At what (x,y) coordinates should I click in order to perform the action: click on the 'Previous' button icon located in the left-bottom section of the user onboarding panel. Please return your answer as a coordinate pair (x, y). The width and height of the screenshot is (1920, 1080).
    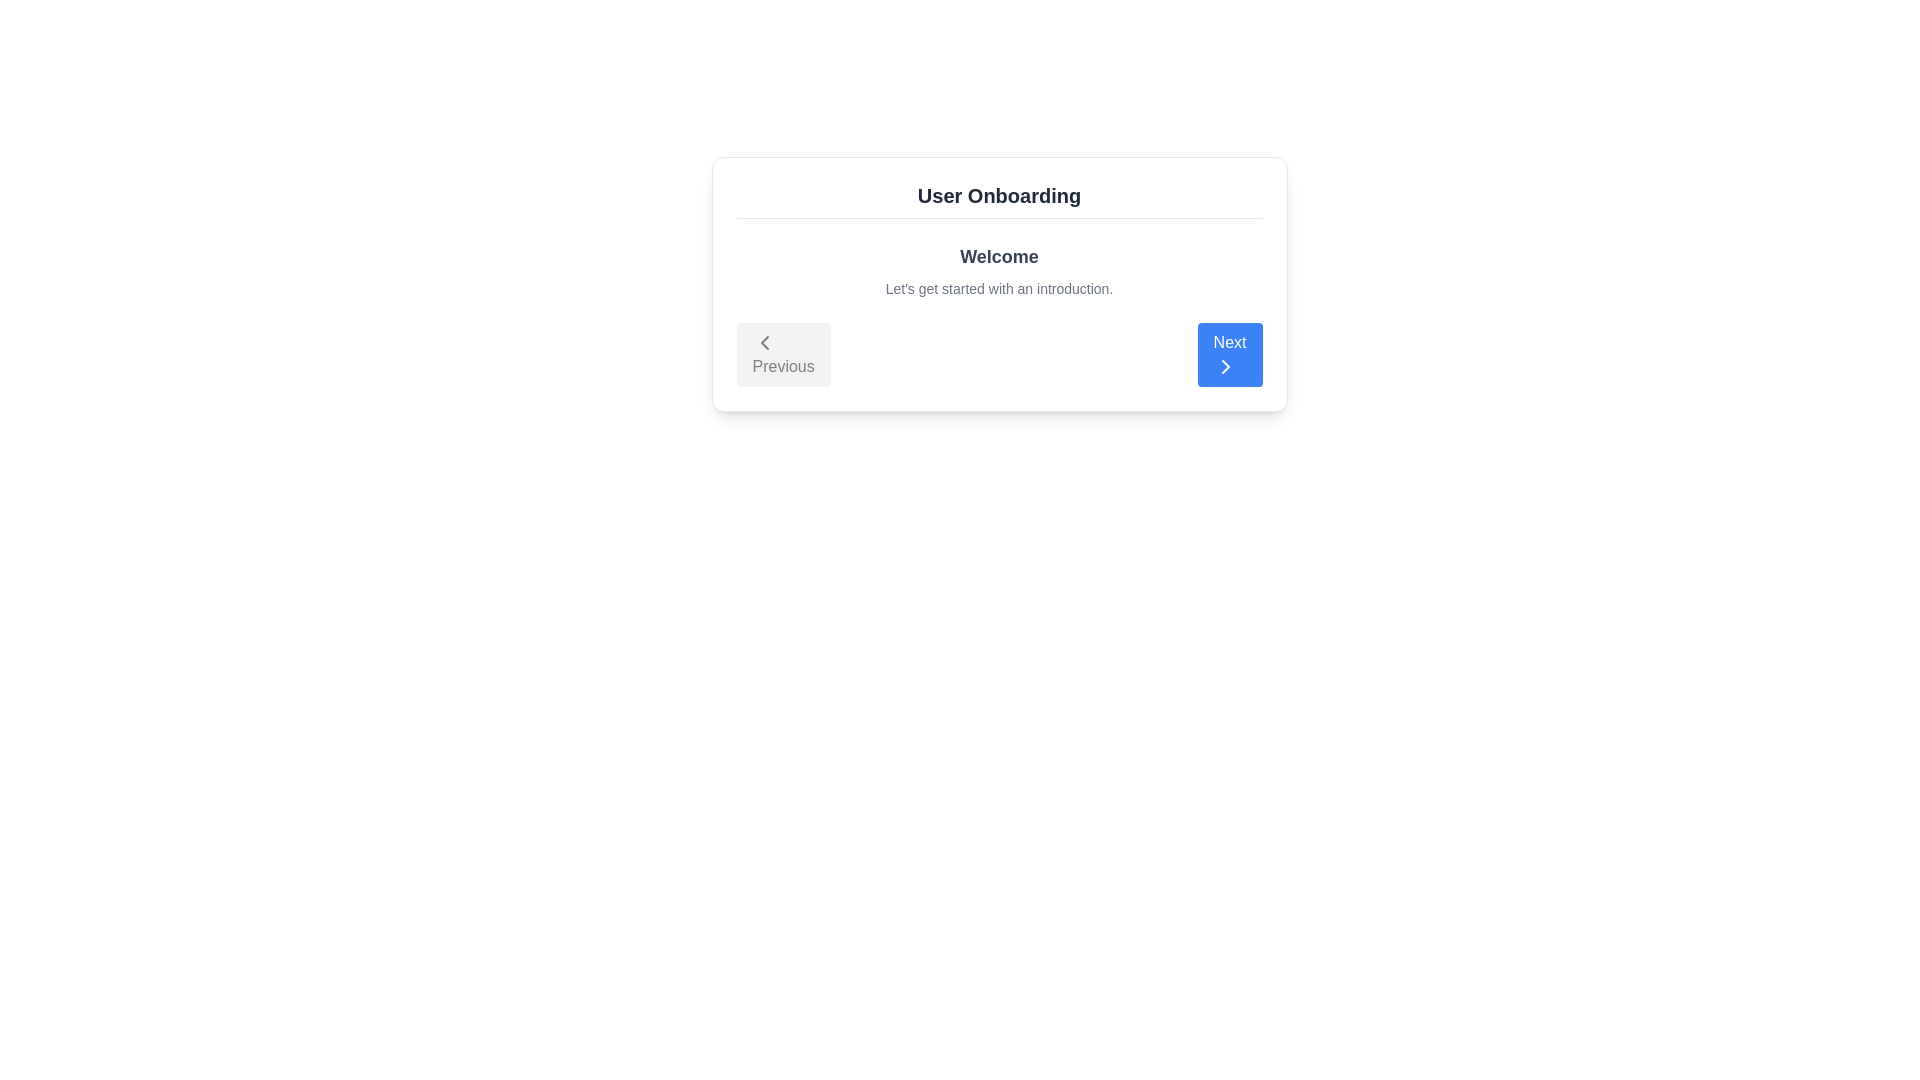
    Looking at the image, I should click on (763, 342).